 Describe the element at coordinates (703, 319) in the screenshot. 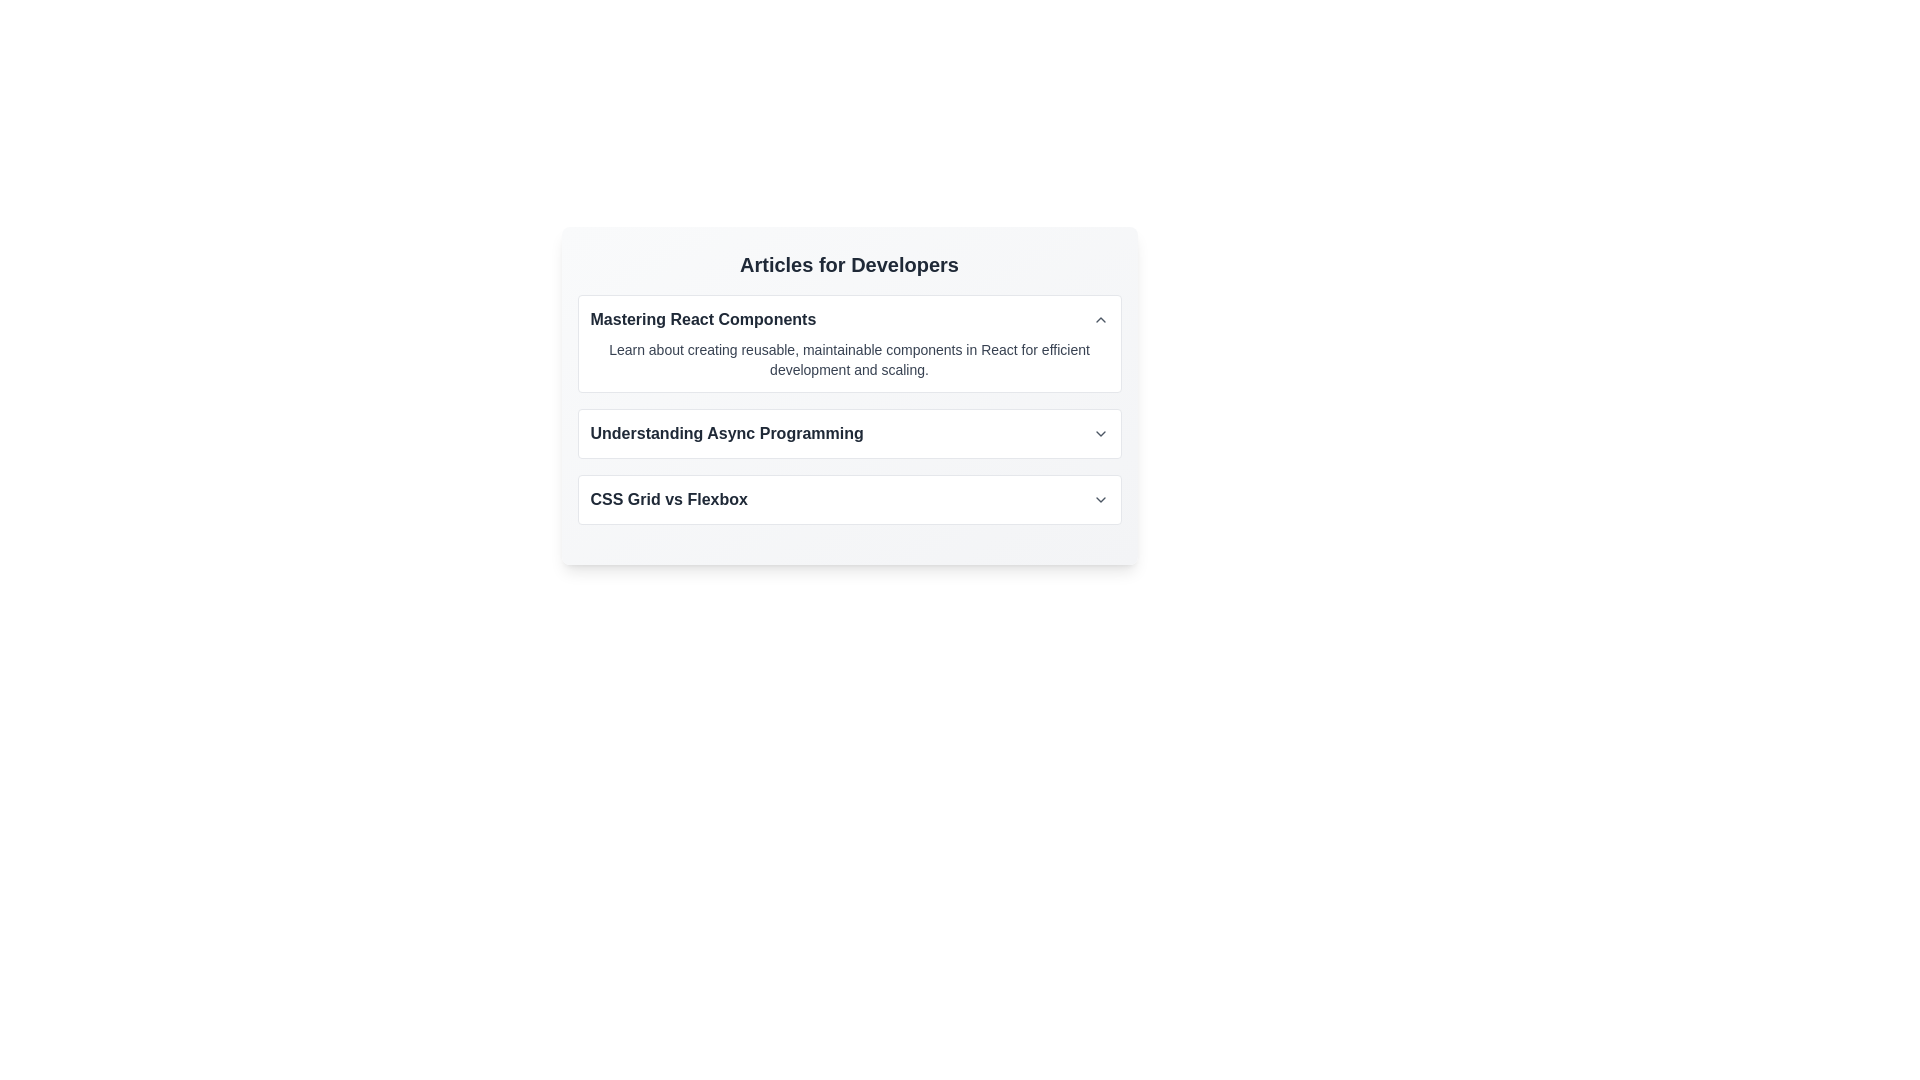

I see `text of the bold label reading 'Mastering React Components', which is located in the 'Articles for Developers' section, positioned above 'Understanding Async Programming' and 'CSS Grid vs Flexbox'` at that location.